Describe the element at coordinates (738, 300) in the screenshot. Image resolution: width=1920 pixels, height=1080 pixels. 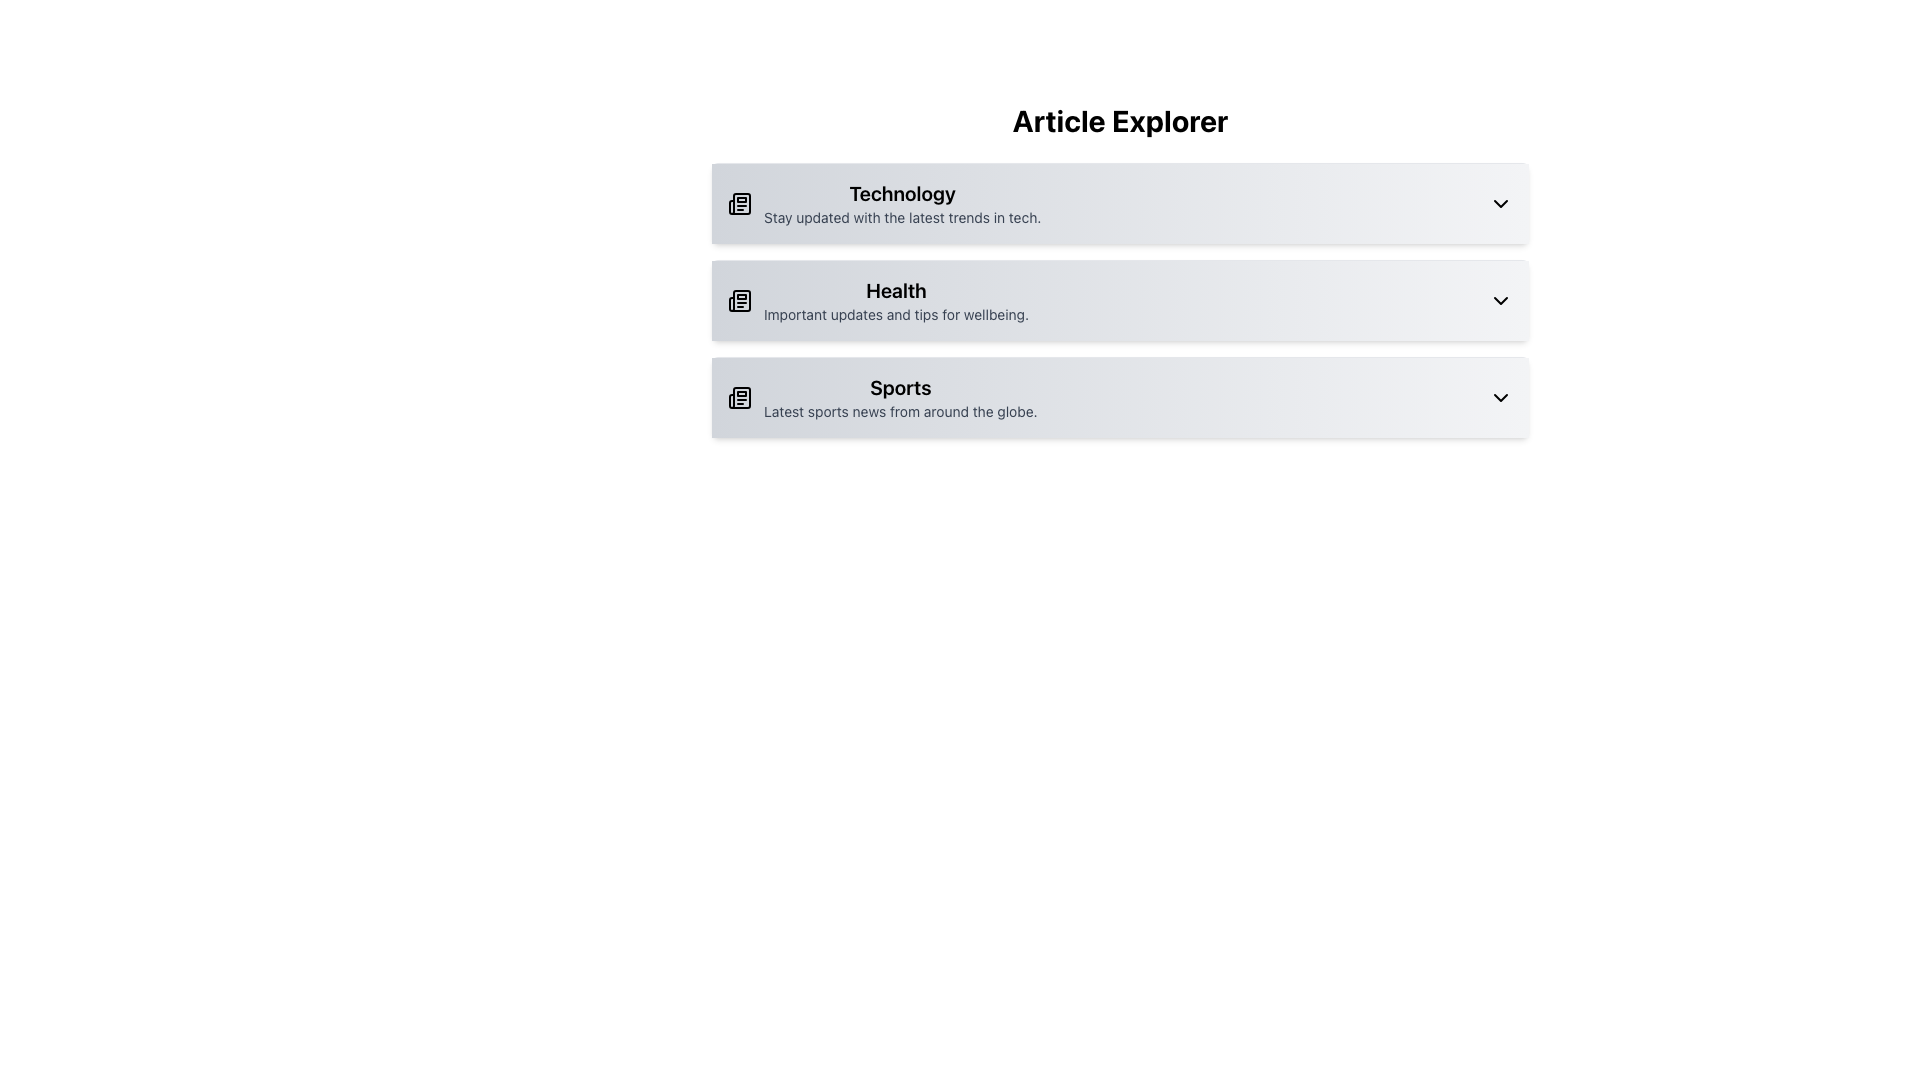
I see `the newspaper icon in the Health section` at that location.